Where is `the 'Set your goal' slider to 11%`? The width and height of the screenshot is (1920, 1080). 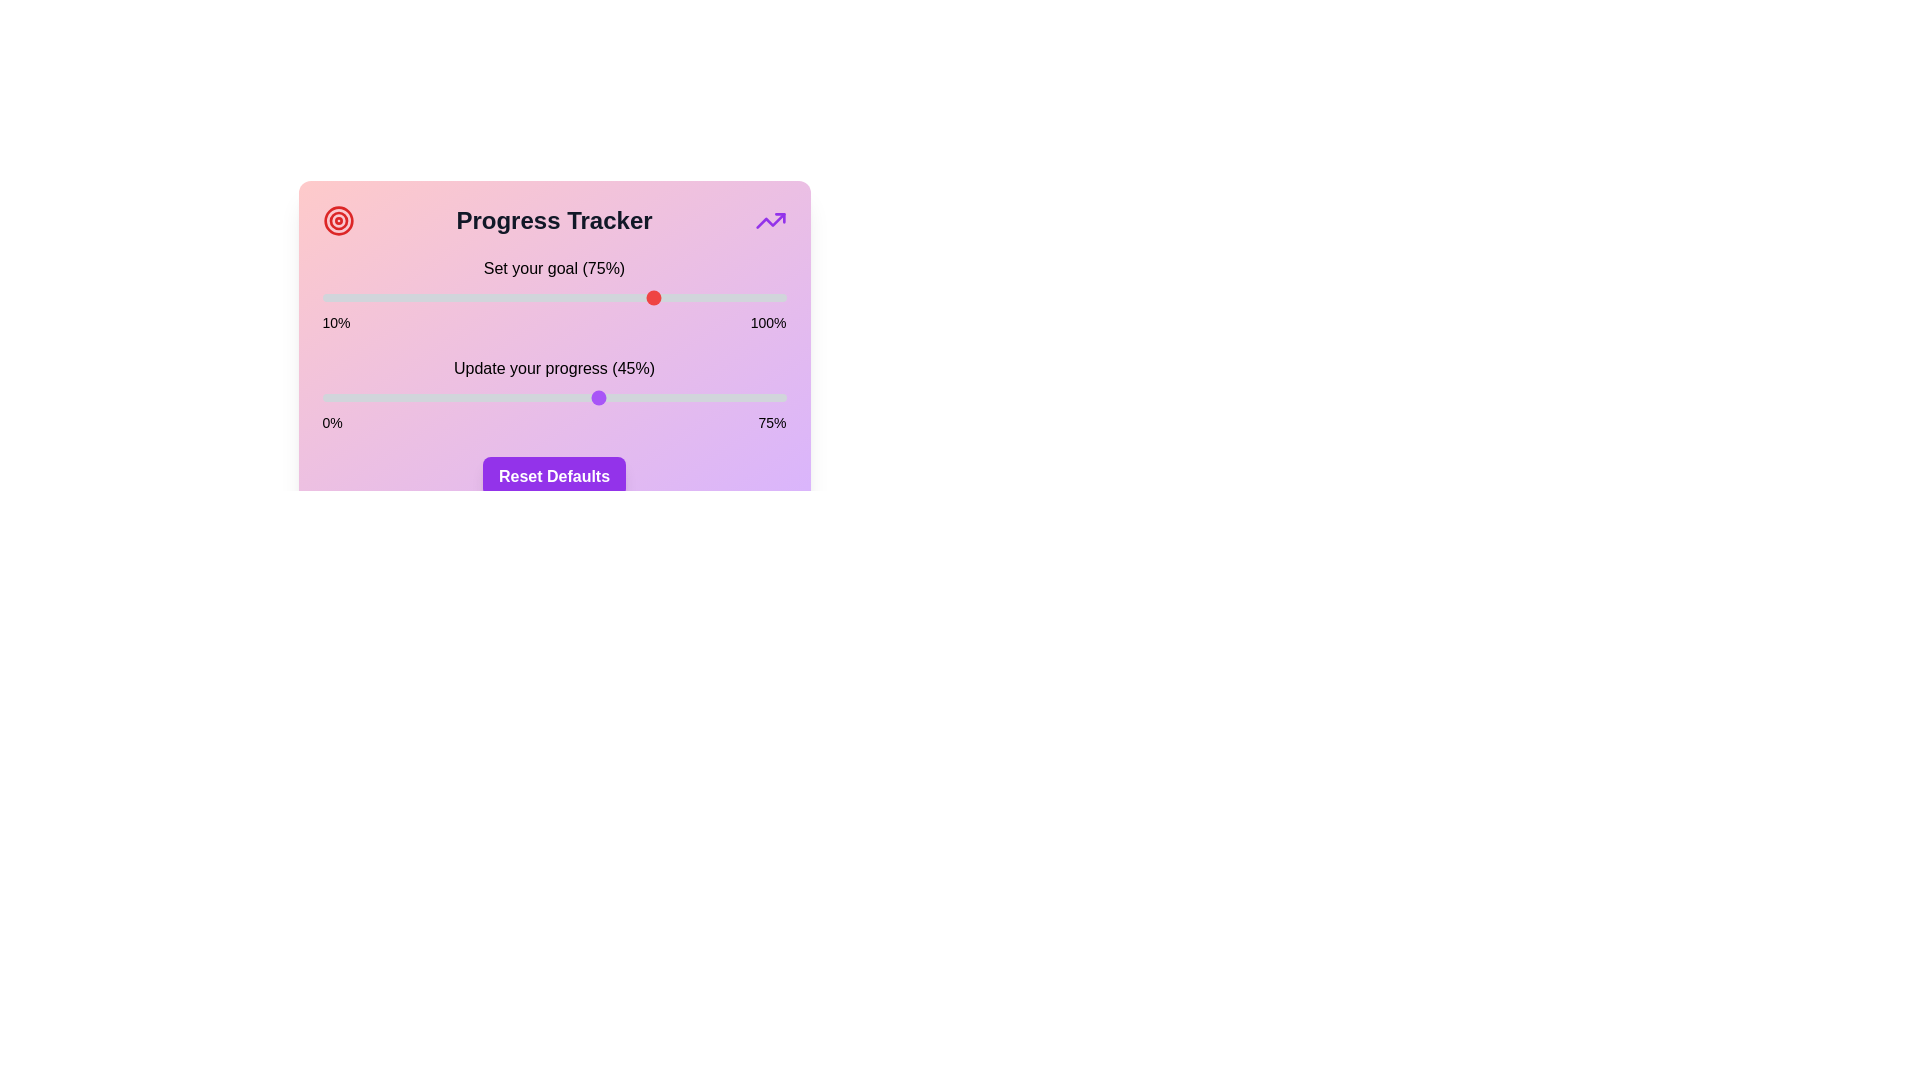 the 'Set your goal' slider to 11% is located at coordinates (327, 297).